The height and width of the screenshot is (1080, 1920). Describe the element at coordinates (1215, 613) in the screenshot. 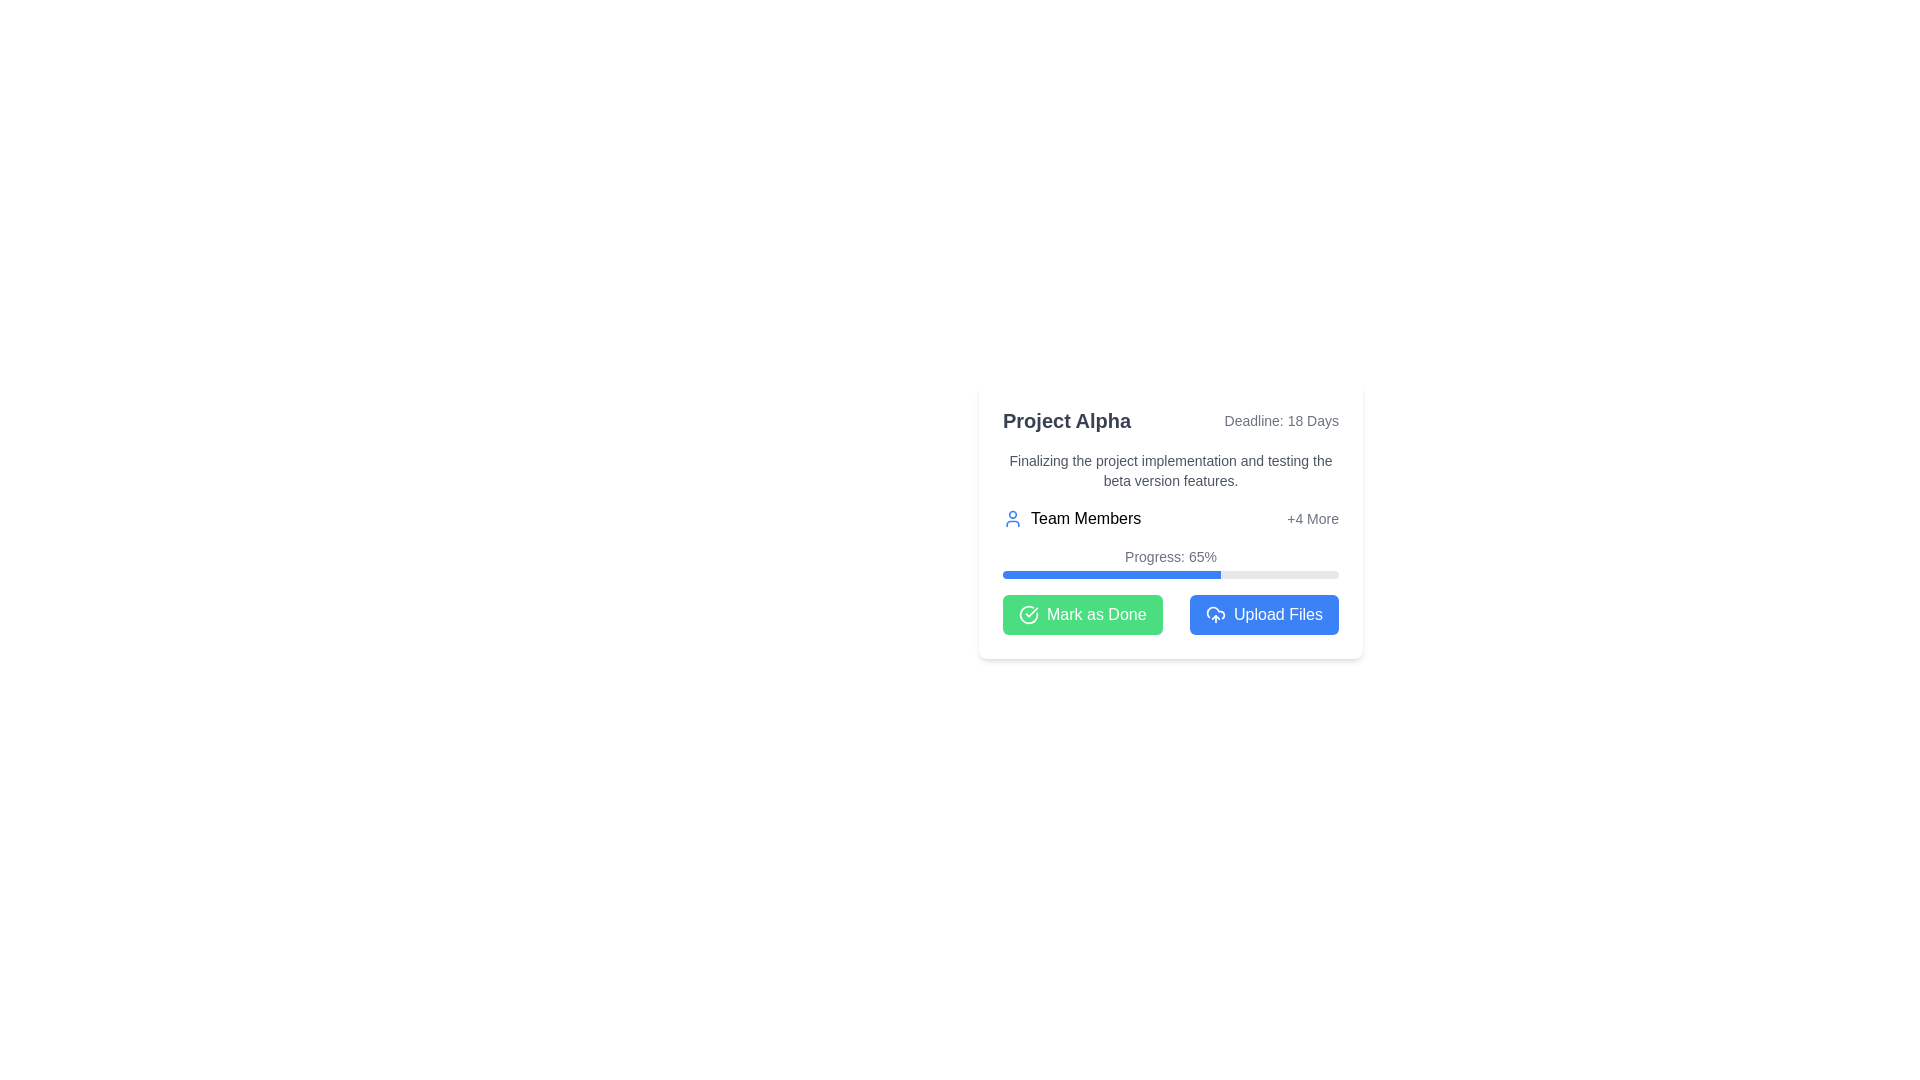

I see `the cloud outline icon representing the upload action, which is located within the blue 'Upload Files' button` at that location.